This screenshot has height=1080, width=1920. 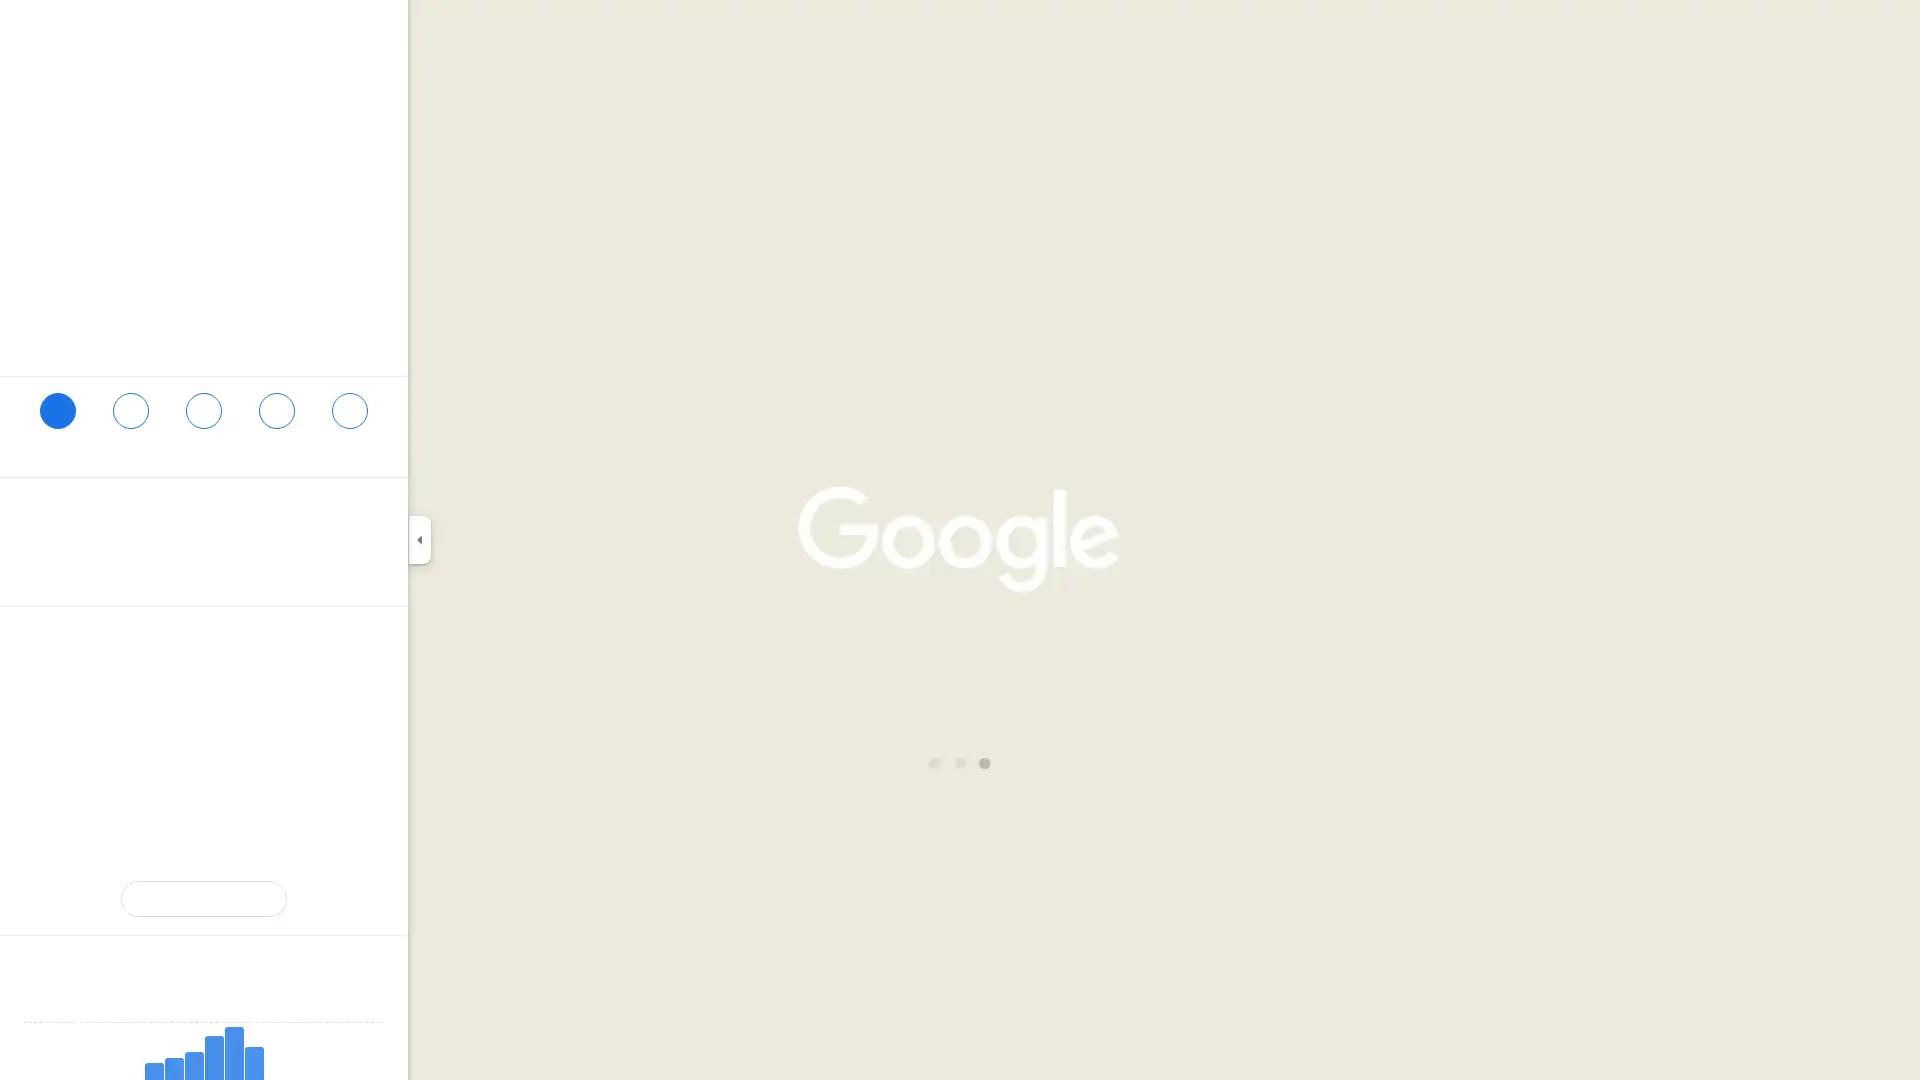 What do you see at coordinates (377, 944) in the screenshot?
I see `Information about Popular Times` at bounding box center [377, 944].